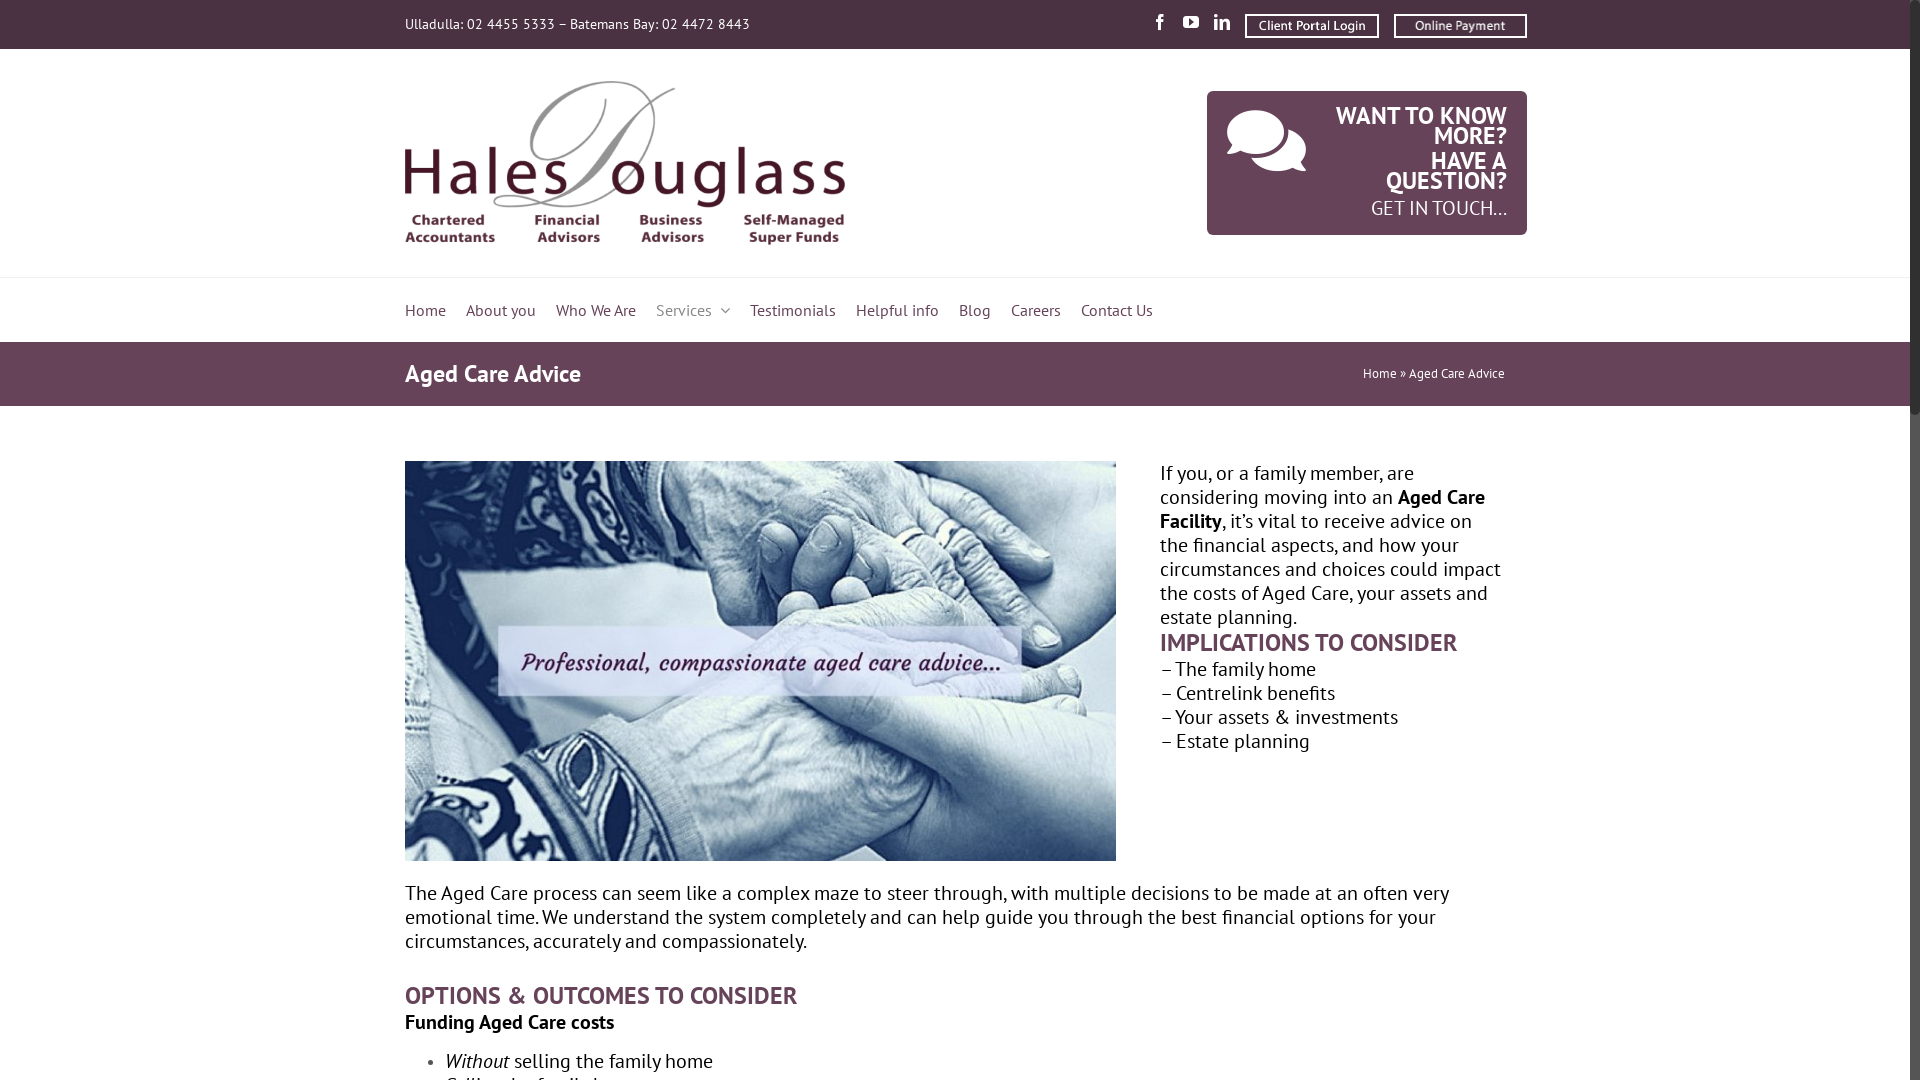 The image size is (1920, 1080). What do you see at coordinates (403, 309) in the screenshot?
I see `'Home'` at bounding box center [403, 309].